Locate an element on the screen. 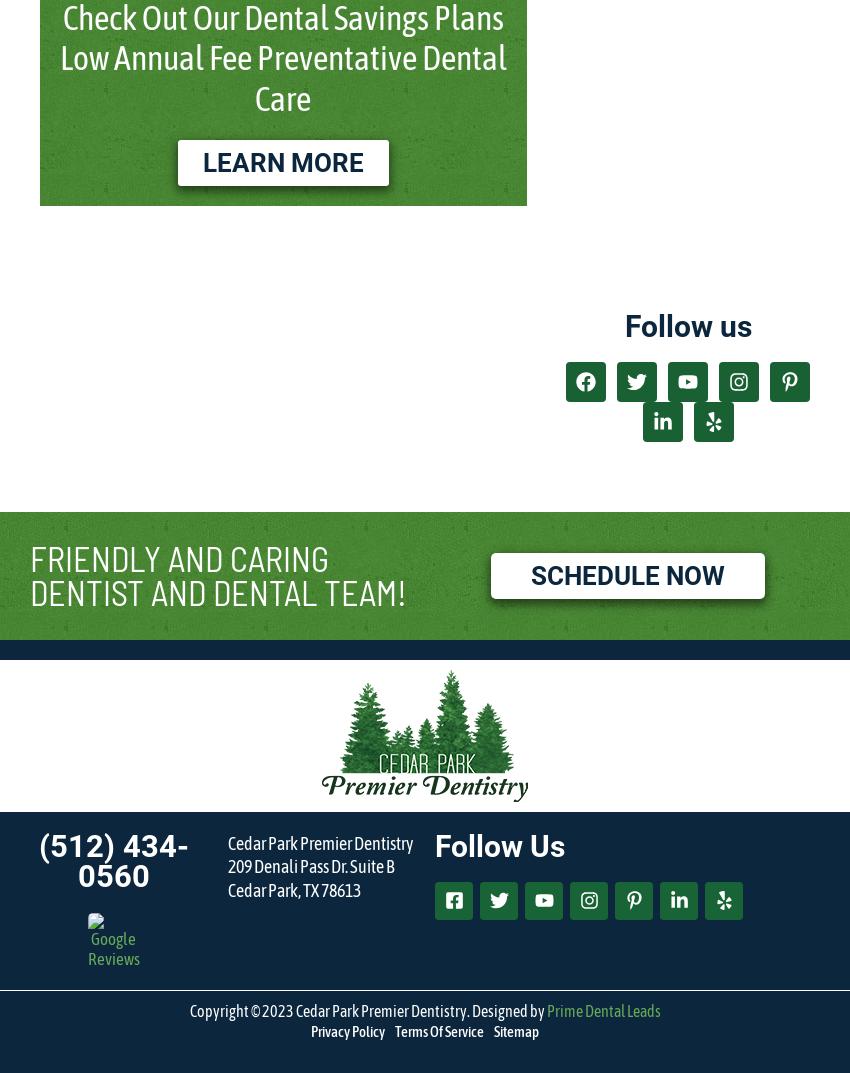  '(512) 434-0560' is located at coordinates (112, 859).